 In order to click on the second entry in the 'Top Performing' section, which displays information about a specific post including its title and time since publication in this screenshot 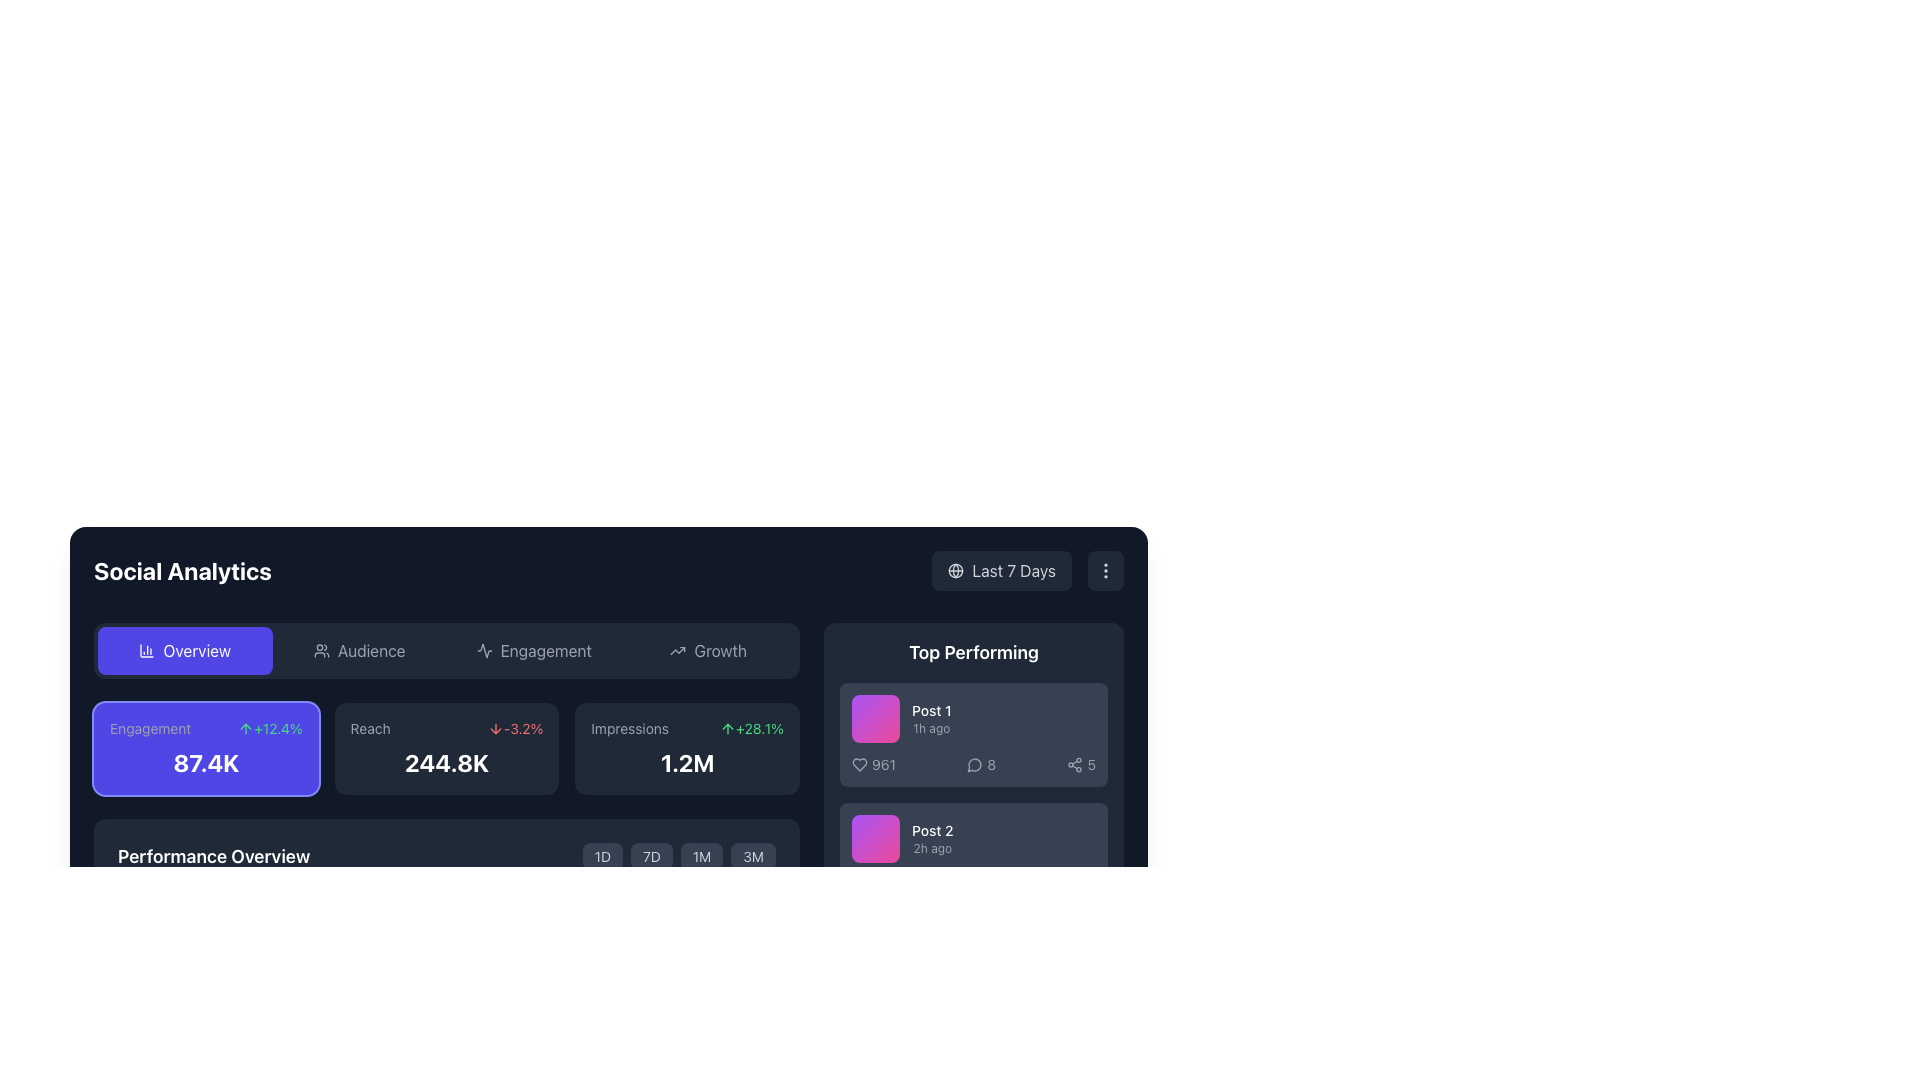, I will do `click(974, 839)`.